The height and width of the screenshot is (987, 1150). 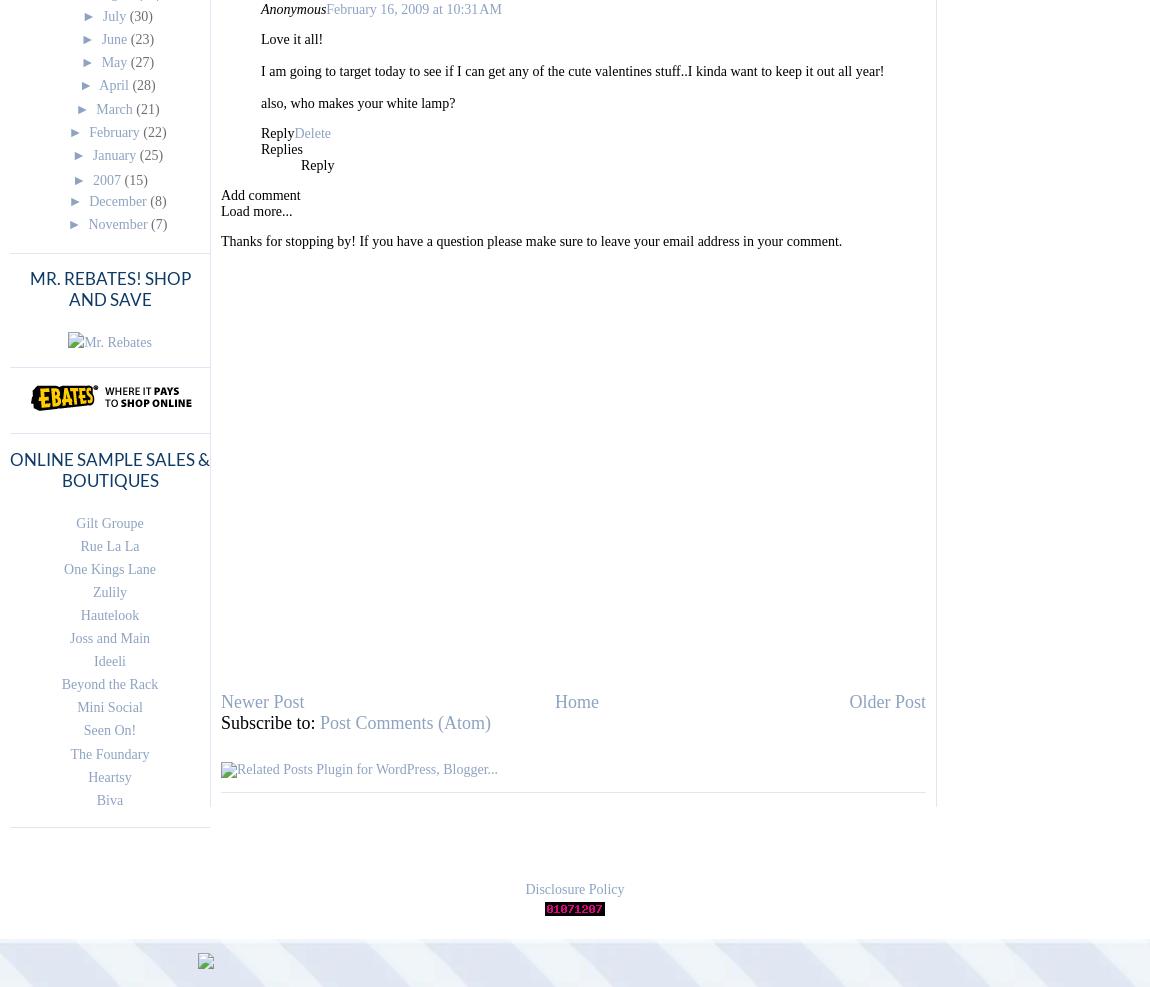 I want to click on '(15)', so click(x=134, y=178).